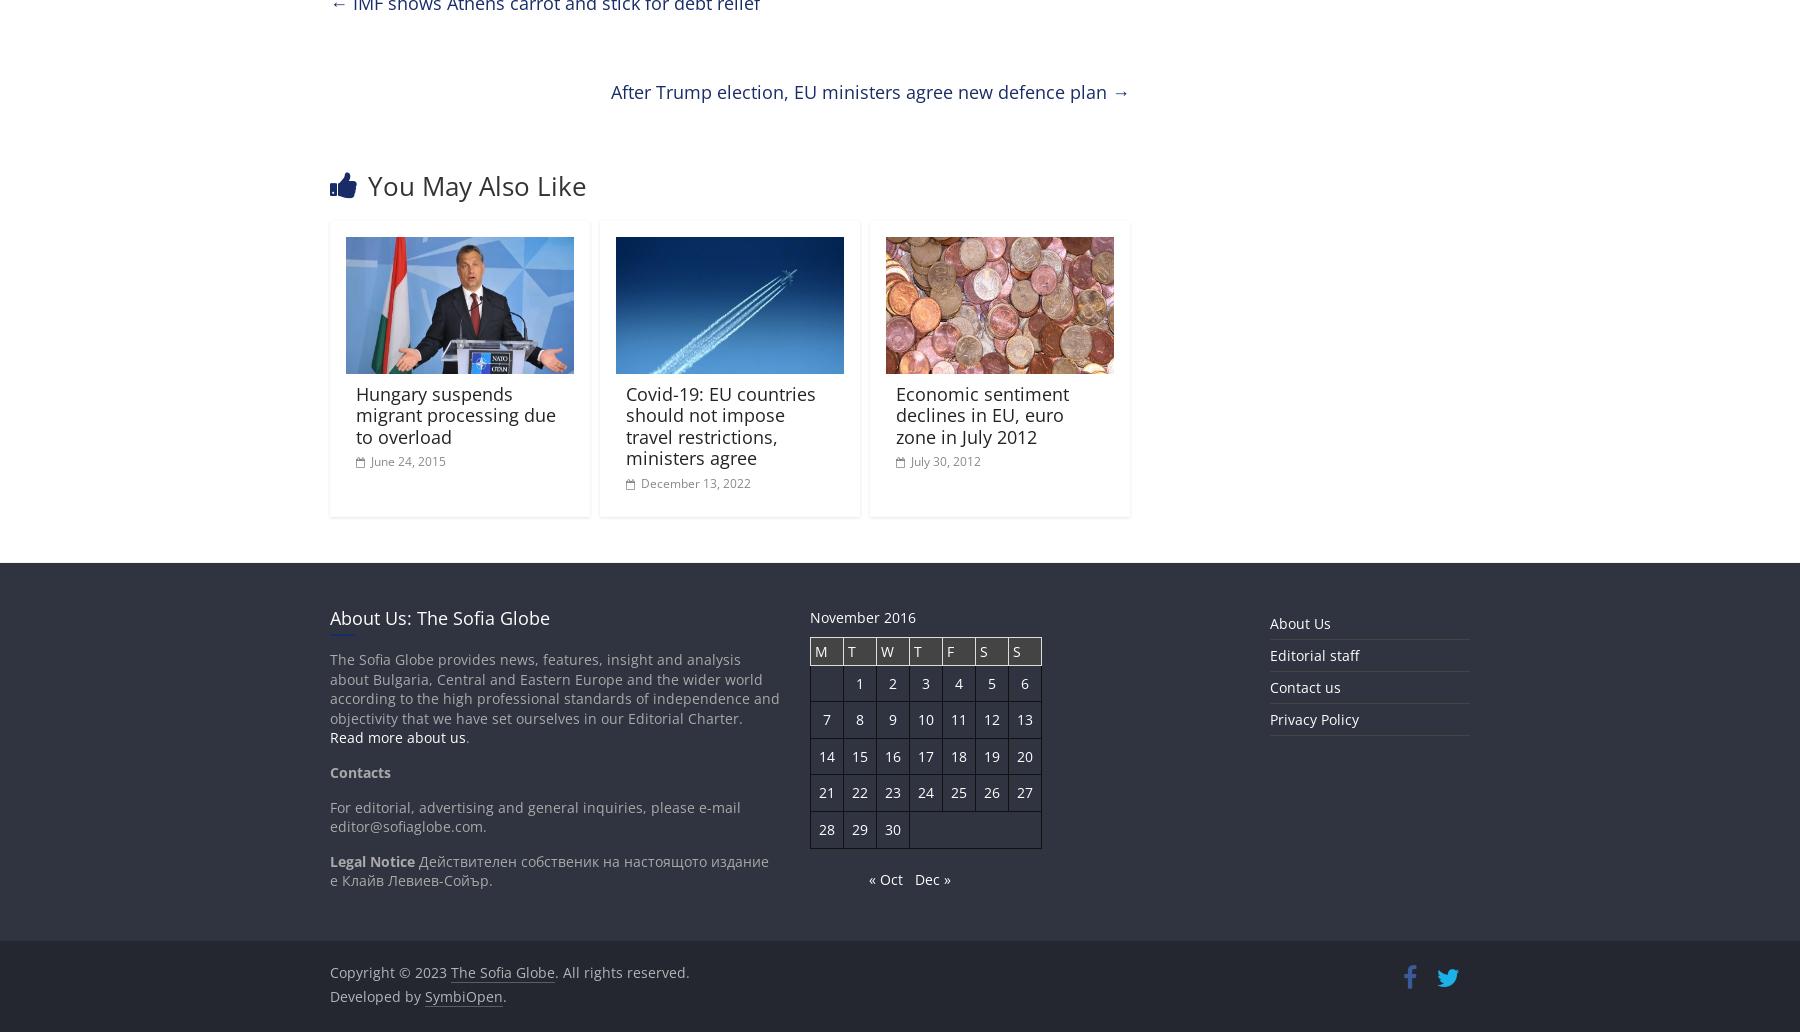 Image resolution: width=1800 pixels, height=1032 pixels. I want to click on '13', so click(1024, 718).